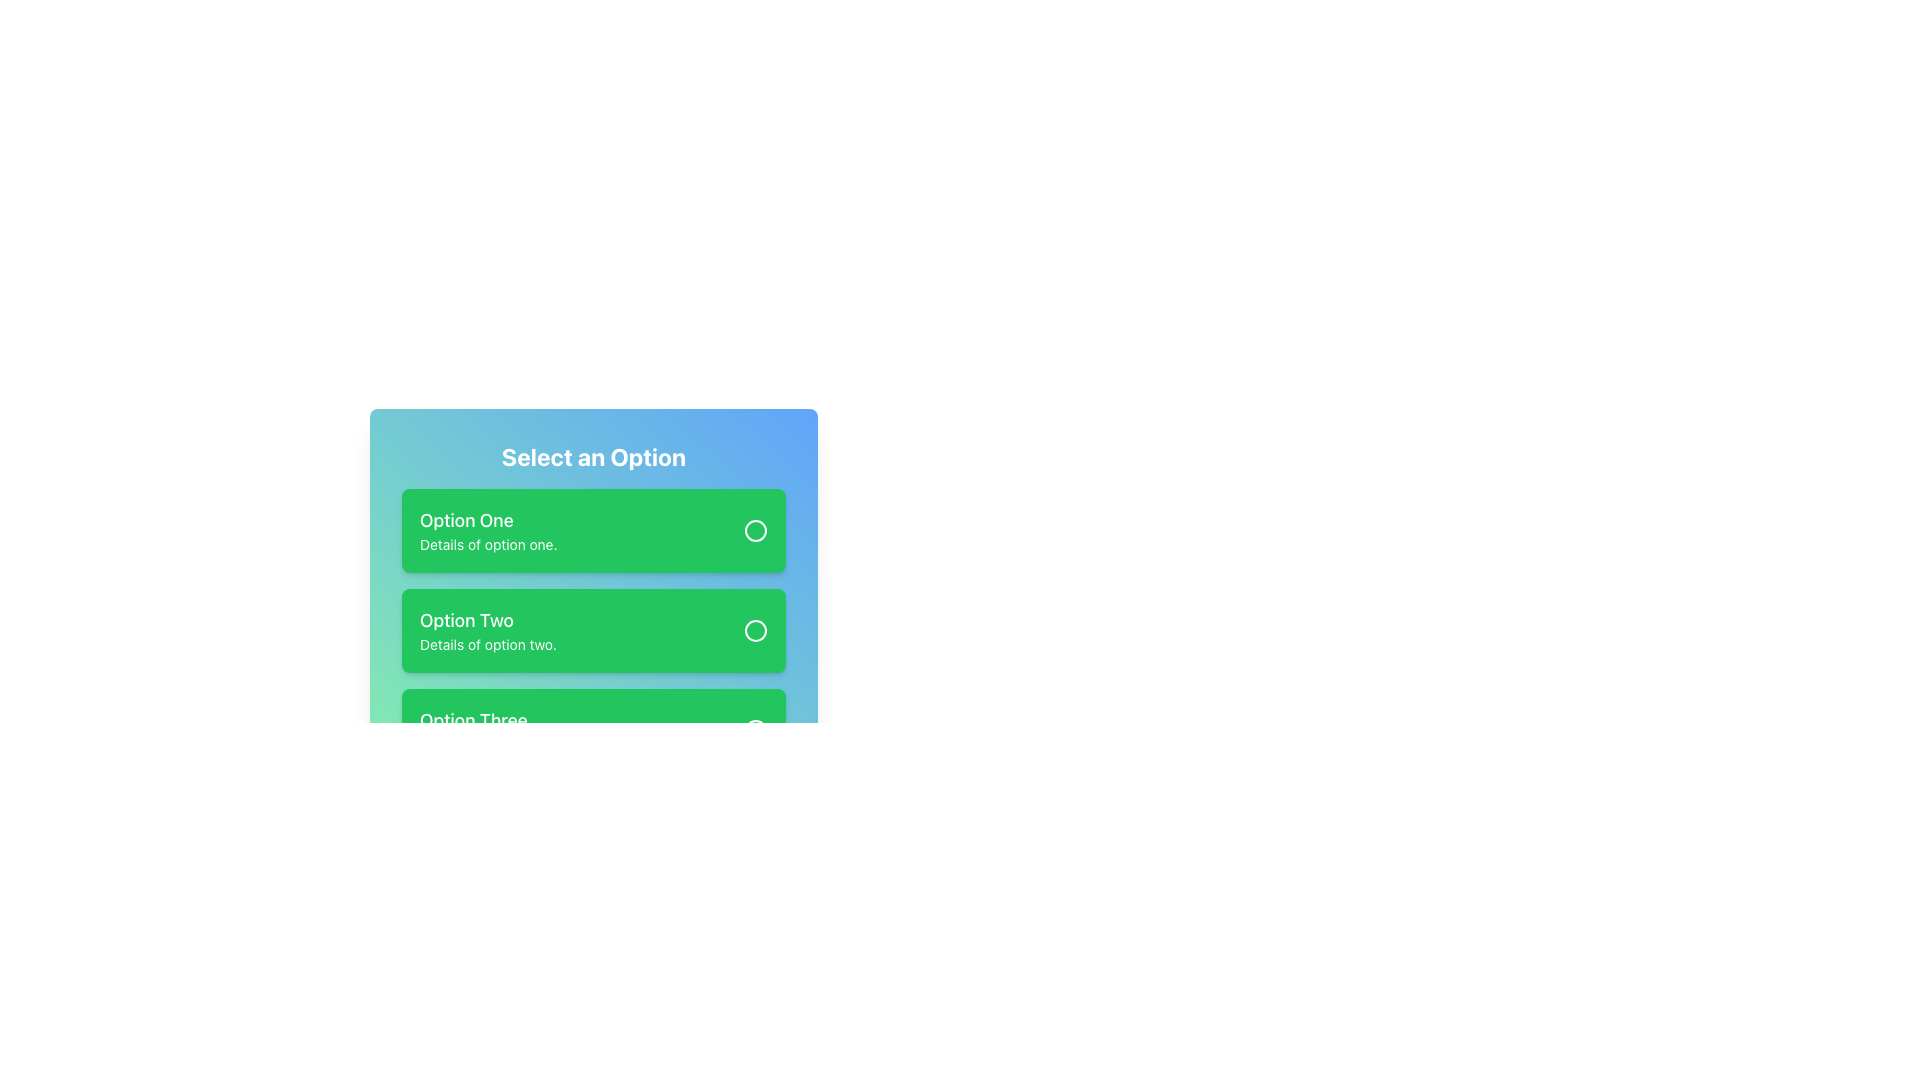 Image resolution: width=1920 pixels, height=1080 pixels. What do you see at coordinates (593, 530) in the screenshot?
I see `the green rectangular button labeled 'Option One'` at bounding box center [593, 530].